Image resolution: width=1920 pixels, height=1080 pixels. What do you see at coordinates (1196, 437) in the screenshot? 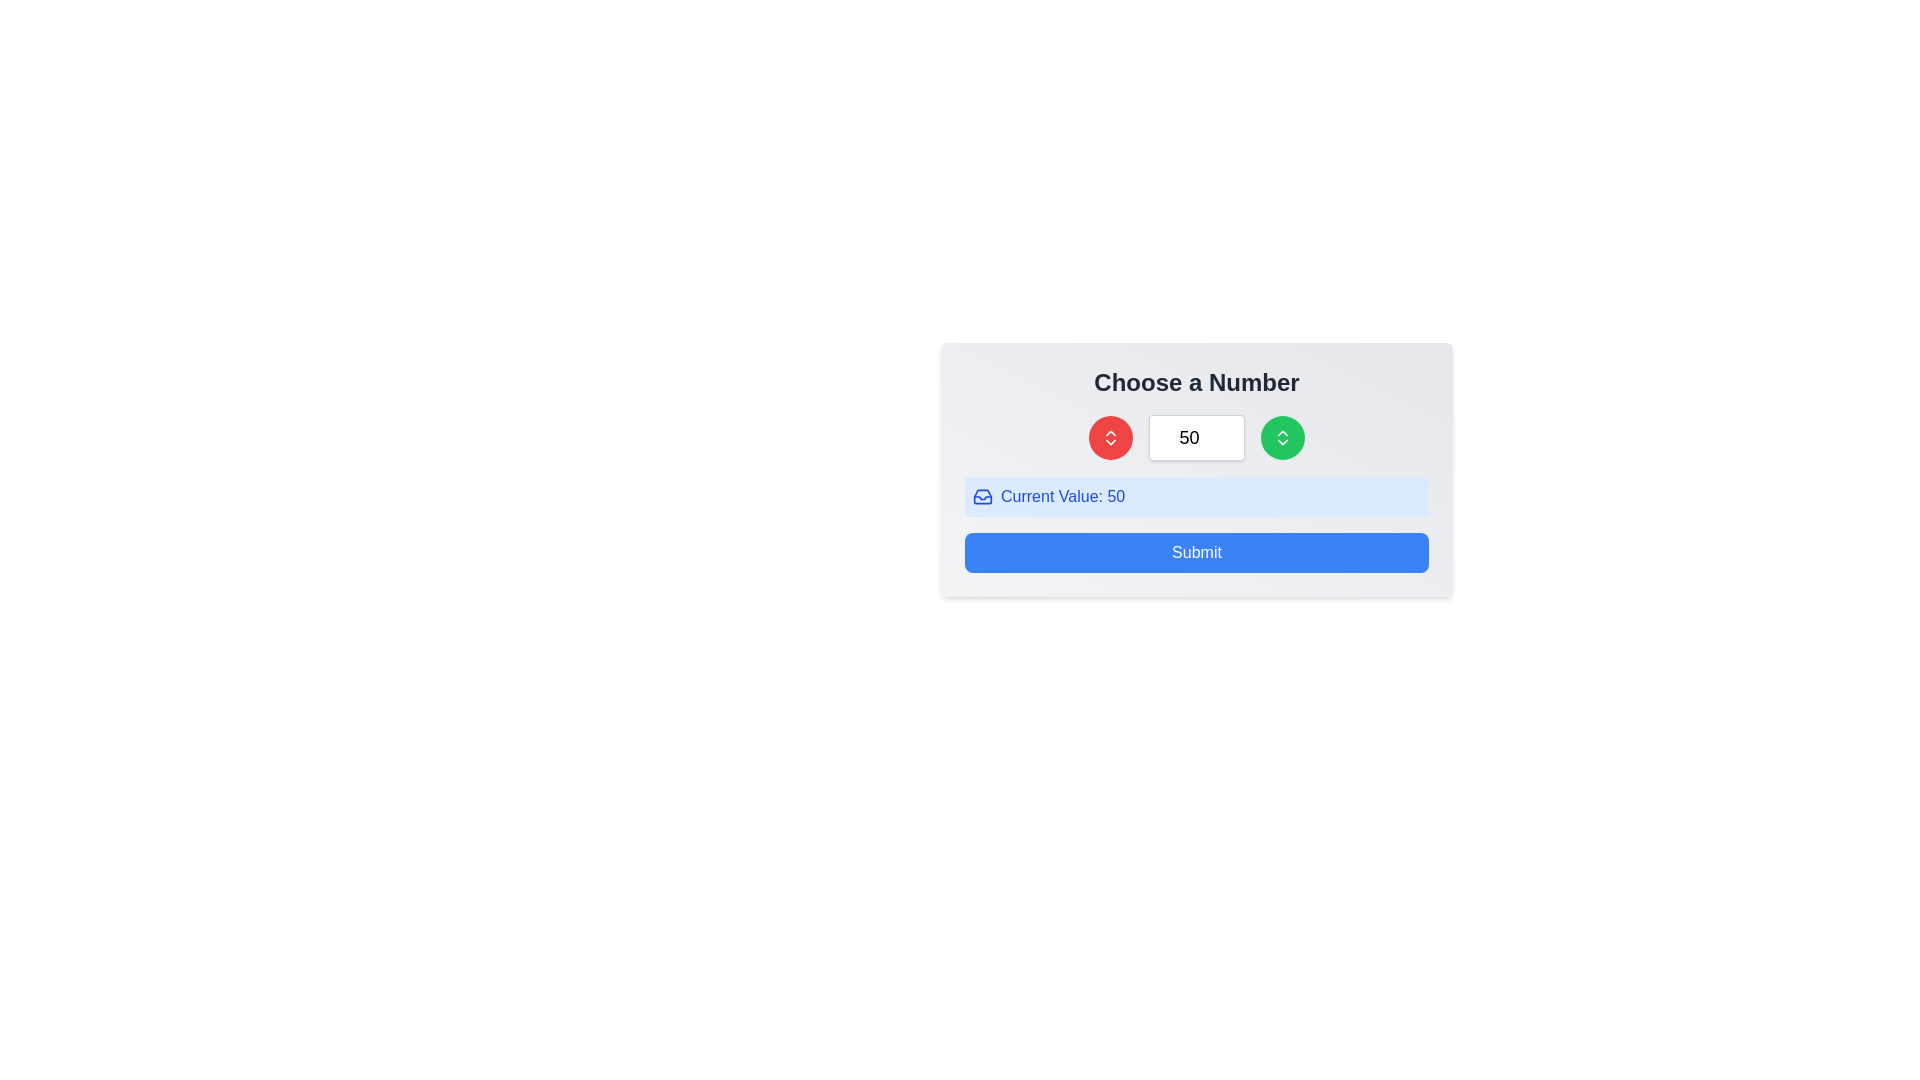
I see `the green circular button with an upward arrow icon to increase the number in the composite UI element below the 'Choose a Number' heading` at bounding box center [1196, 437].